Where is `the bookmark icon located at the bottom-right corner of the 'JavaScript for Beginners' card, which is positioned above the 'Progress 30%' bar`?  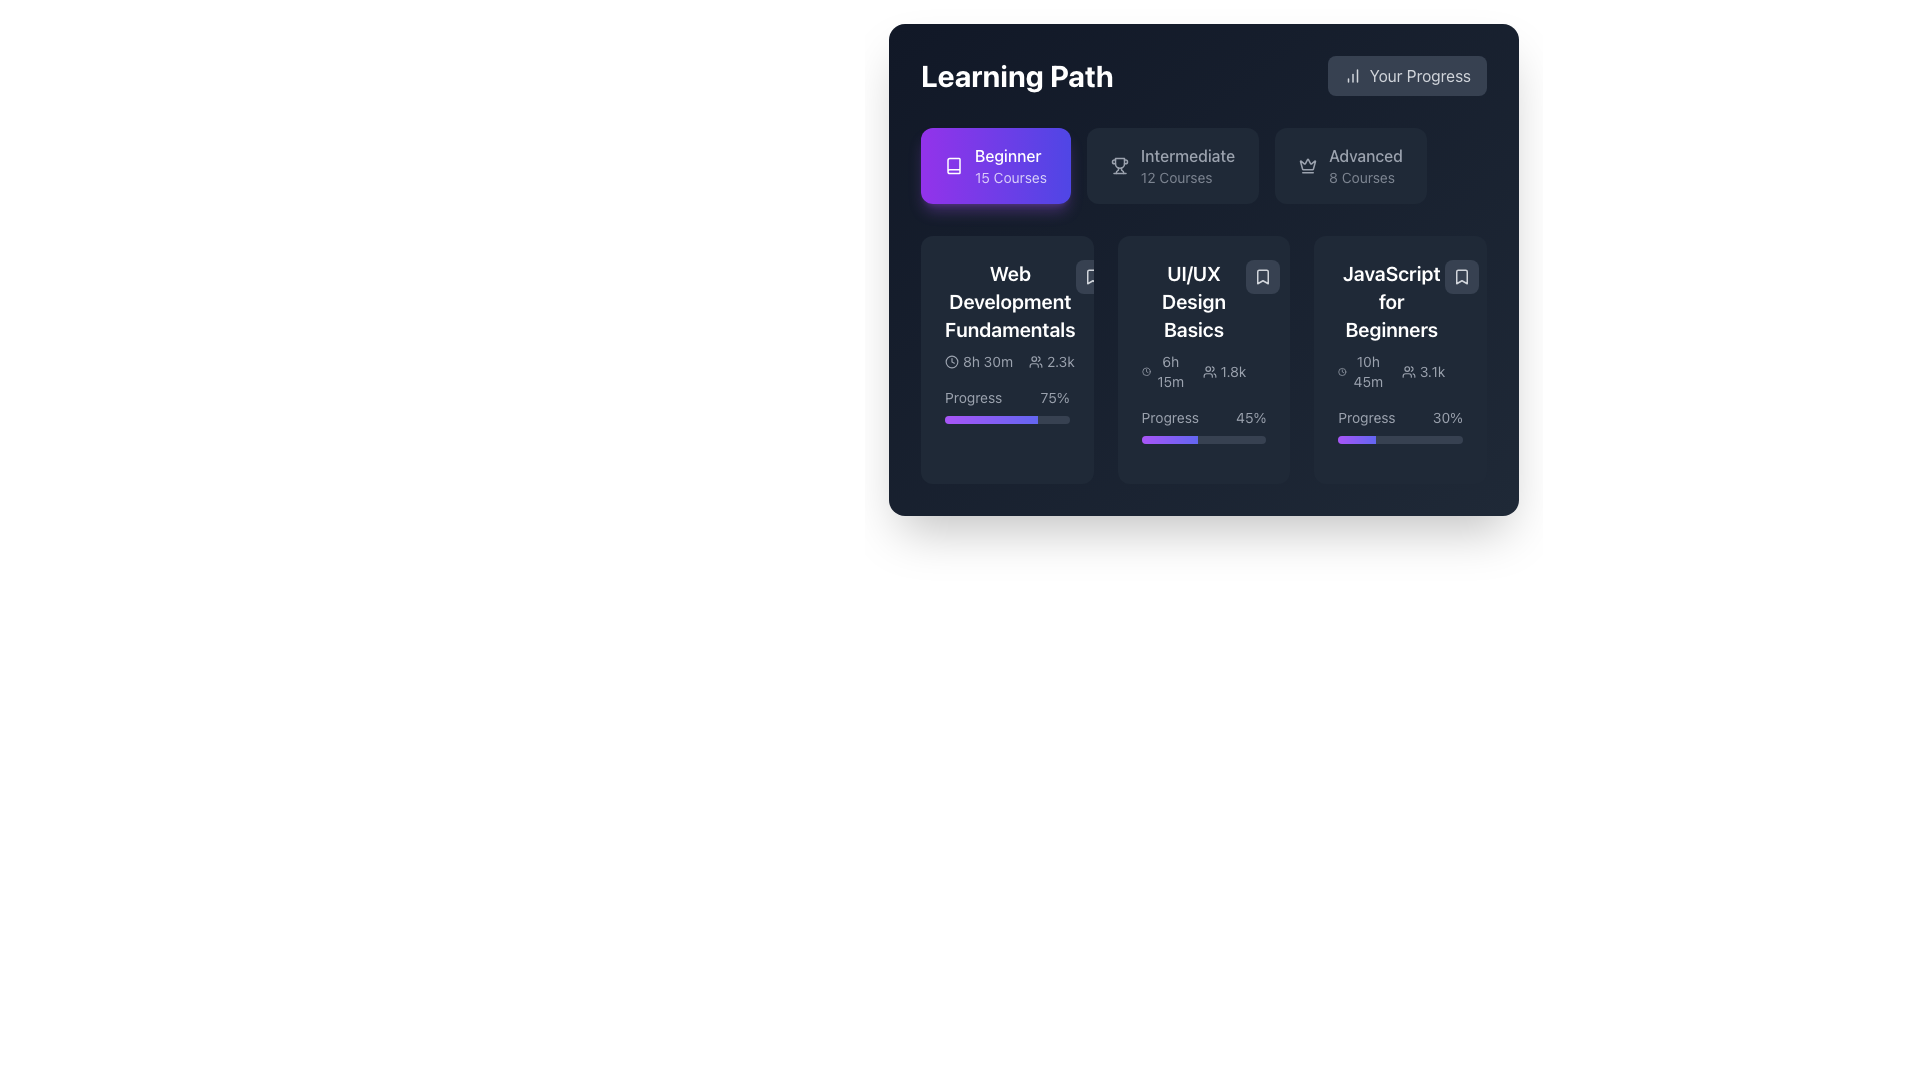
the bookmark icon located at the bottom-right corner of the 'JavaScript for Beginners' card, which is positioned above the 'Progress 30%' bar is located at coordinates (1462, 277).